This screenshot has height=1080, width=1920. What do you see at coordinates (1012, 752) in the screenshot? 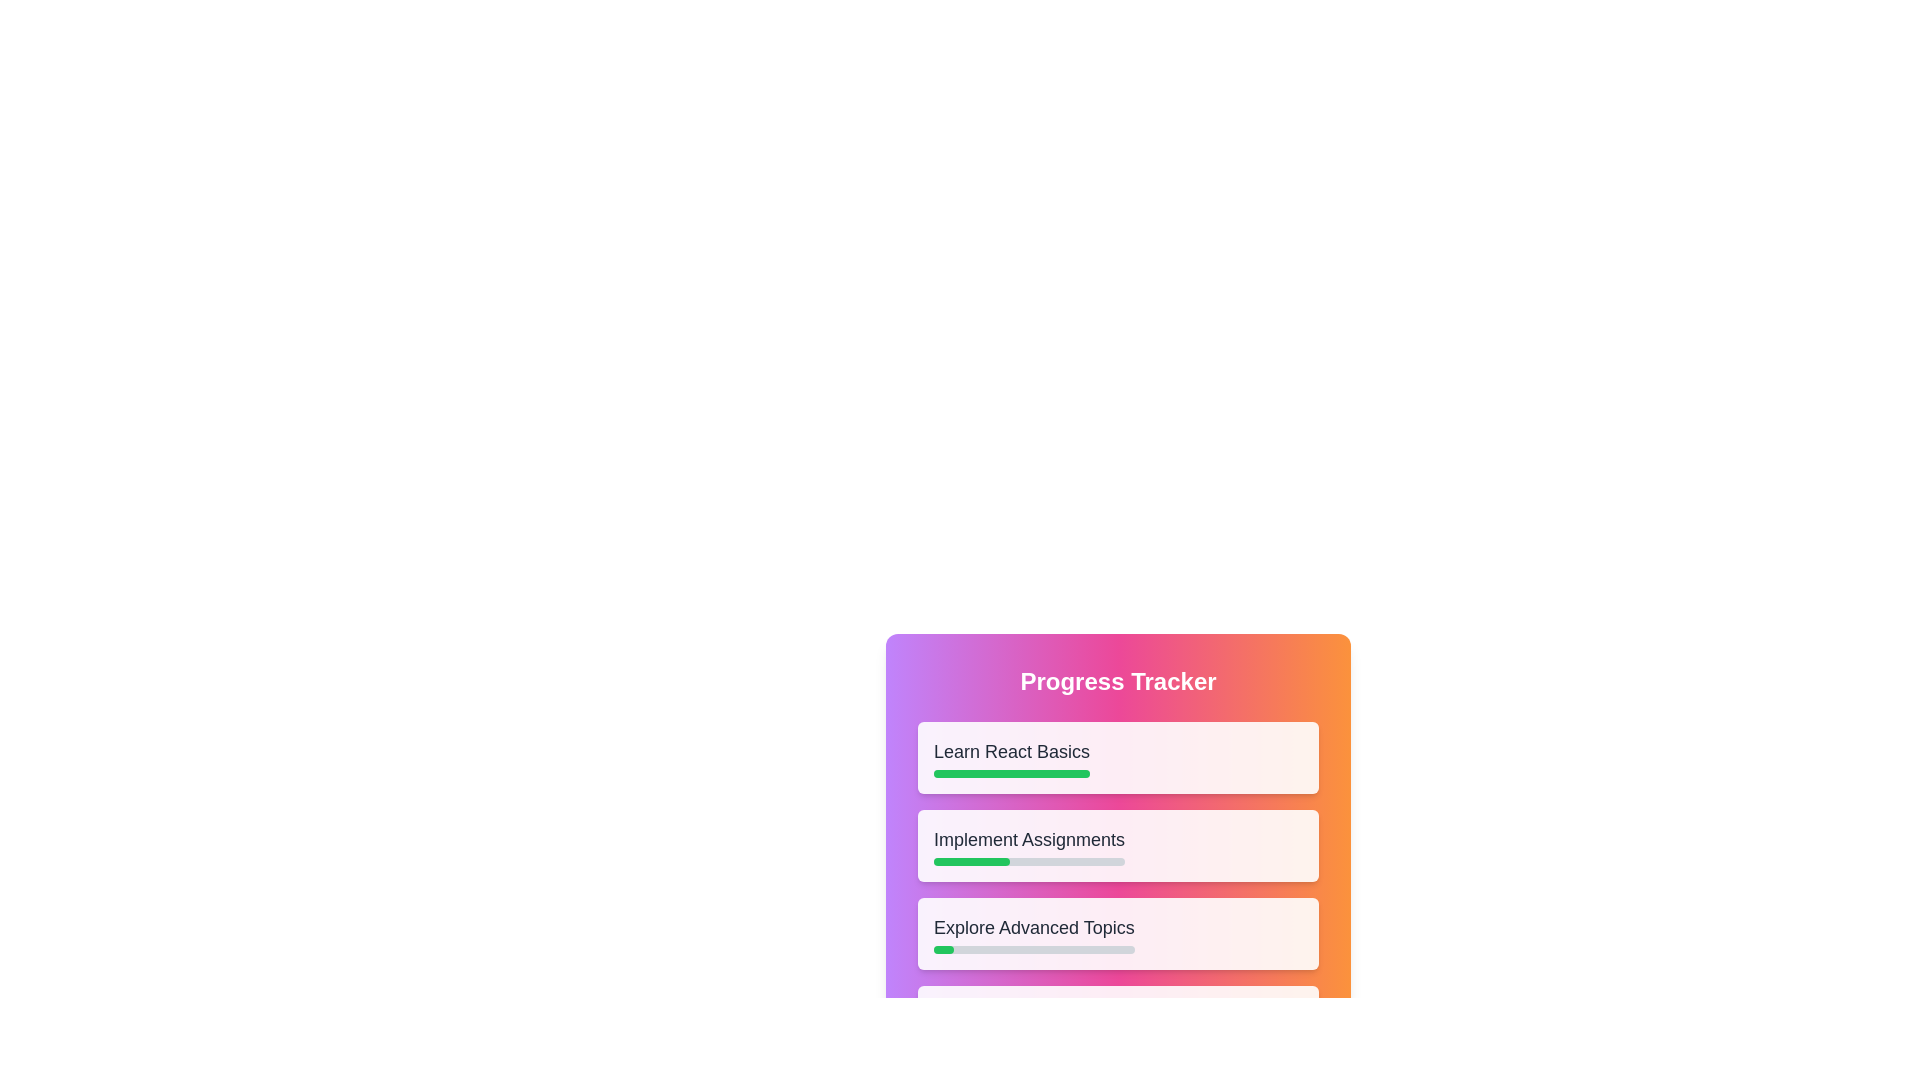
I see `the task title 'Learn React Basics' to enable text editing` at bounding box center [1012, 752].